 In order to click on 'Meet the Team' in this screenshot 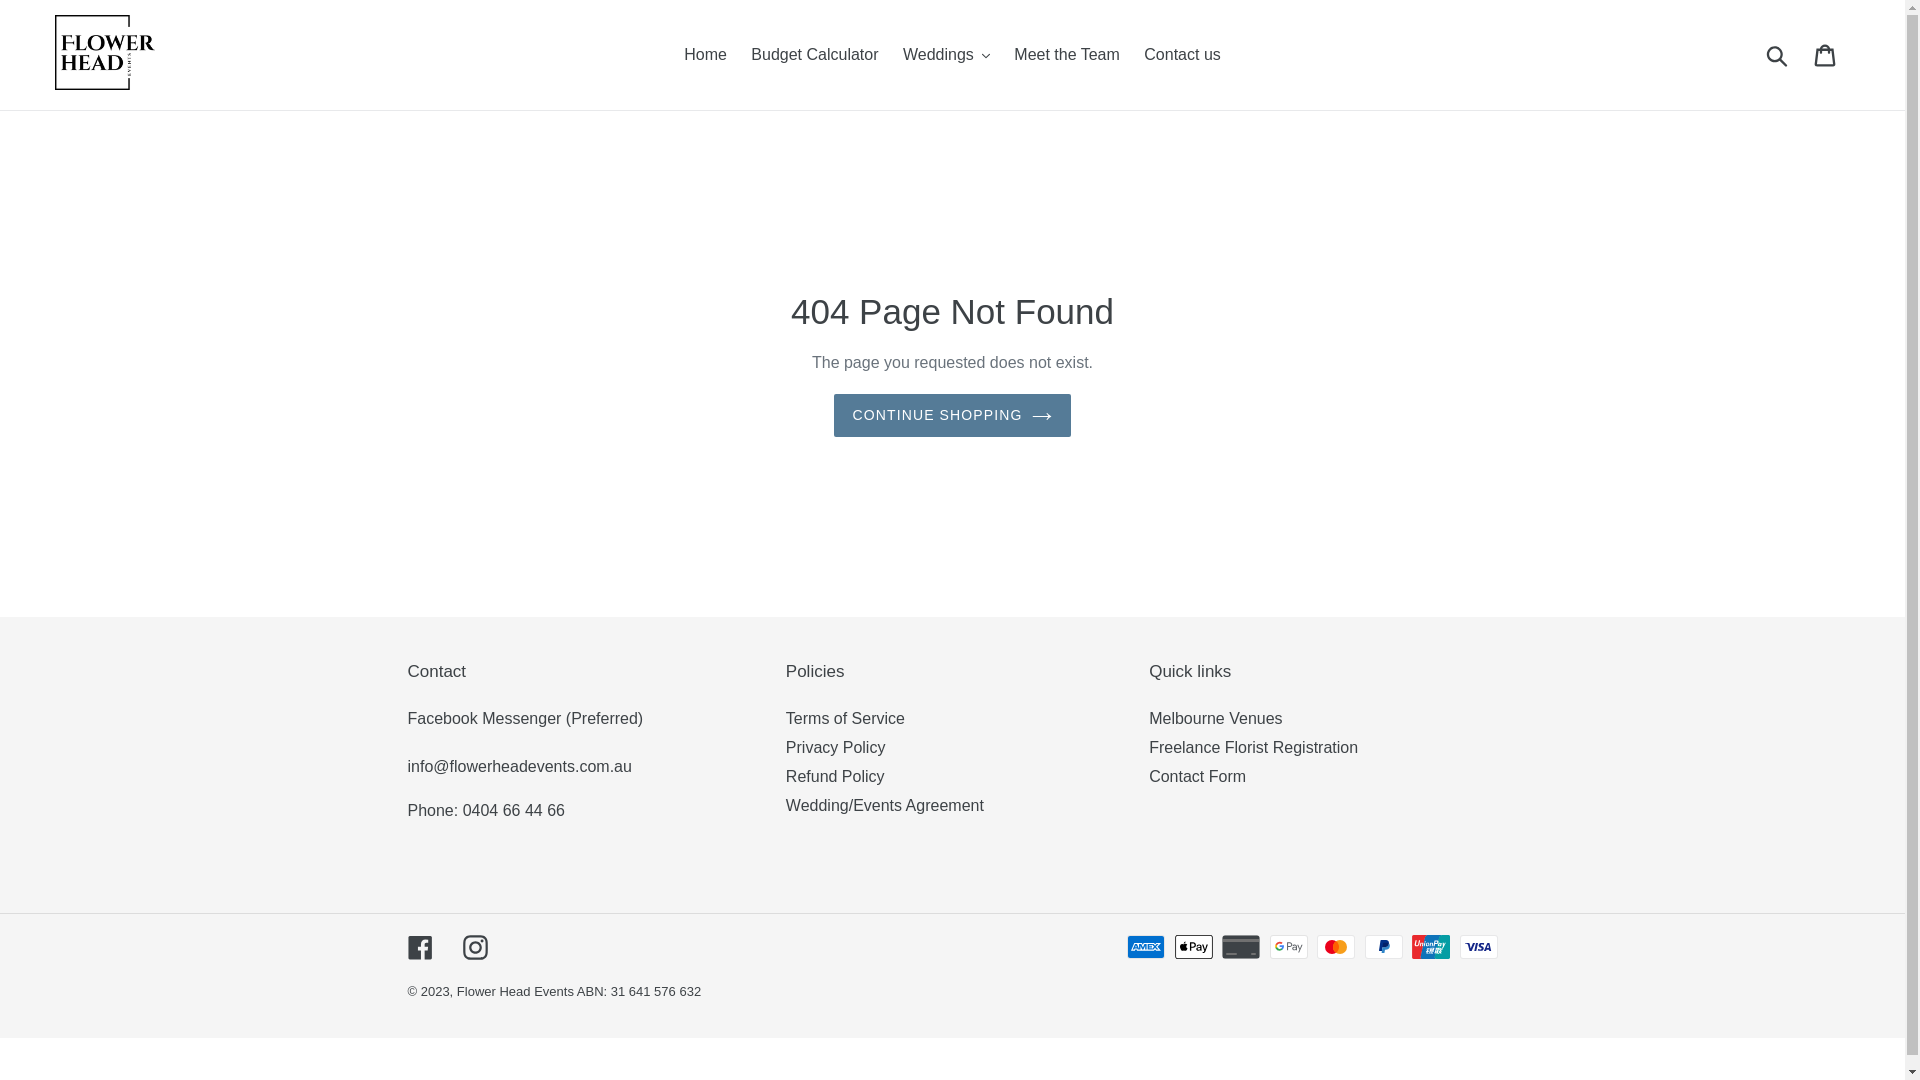, I will do `click(1065, 53)`.